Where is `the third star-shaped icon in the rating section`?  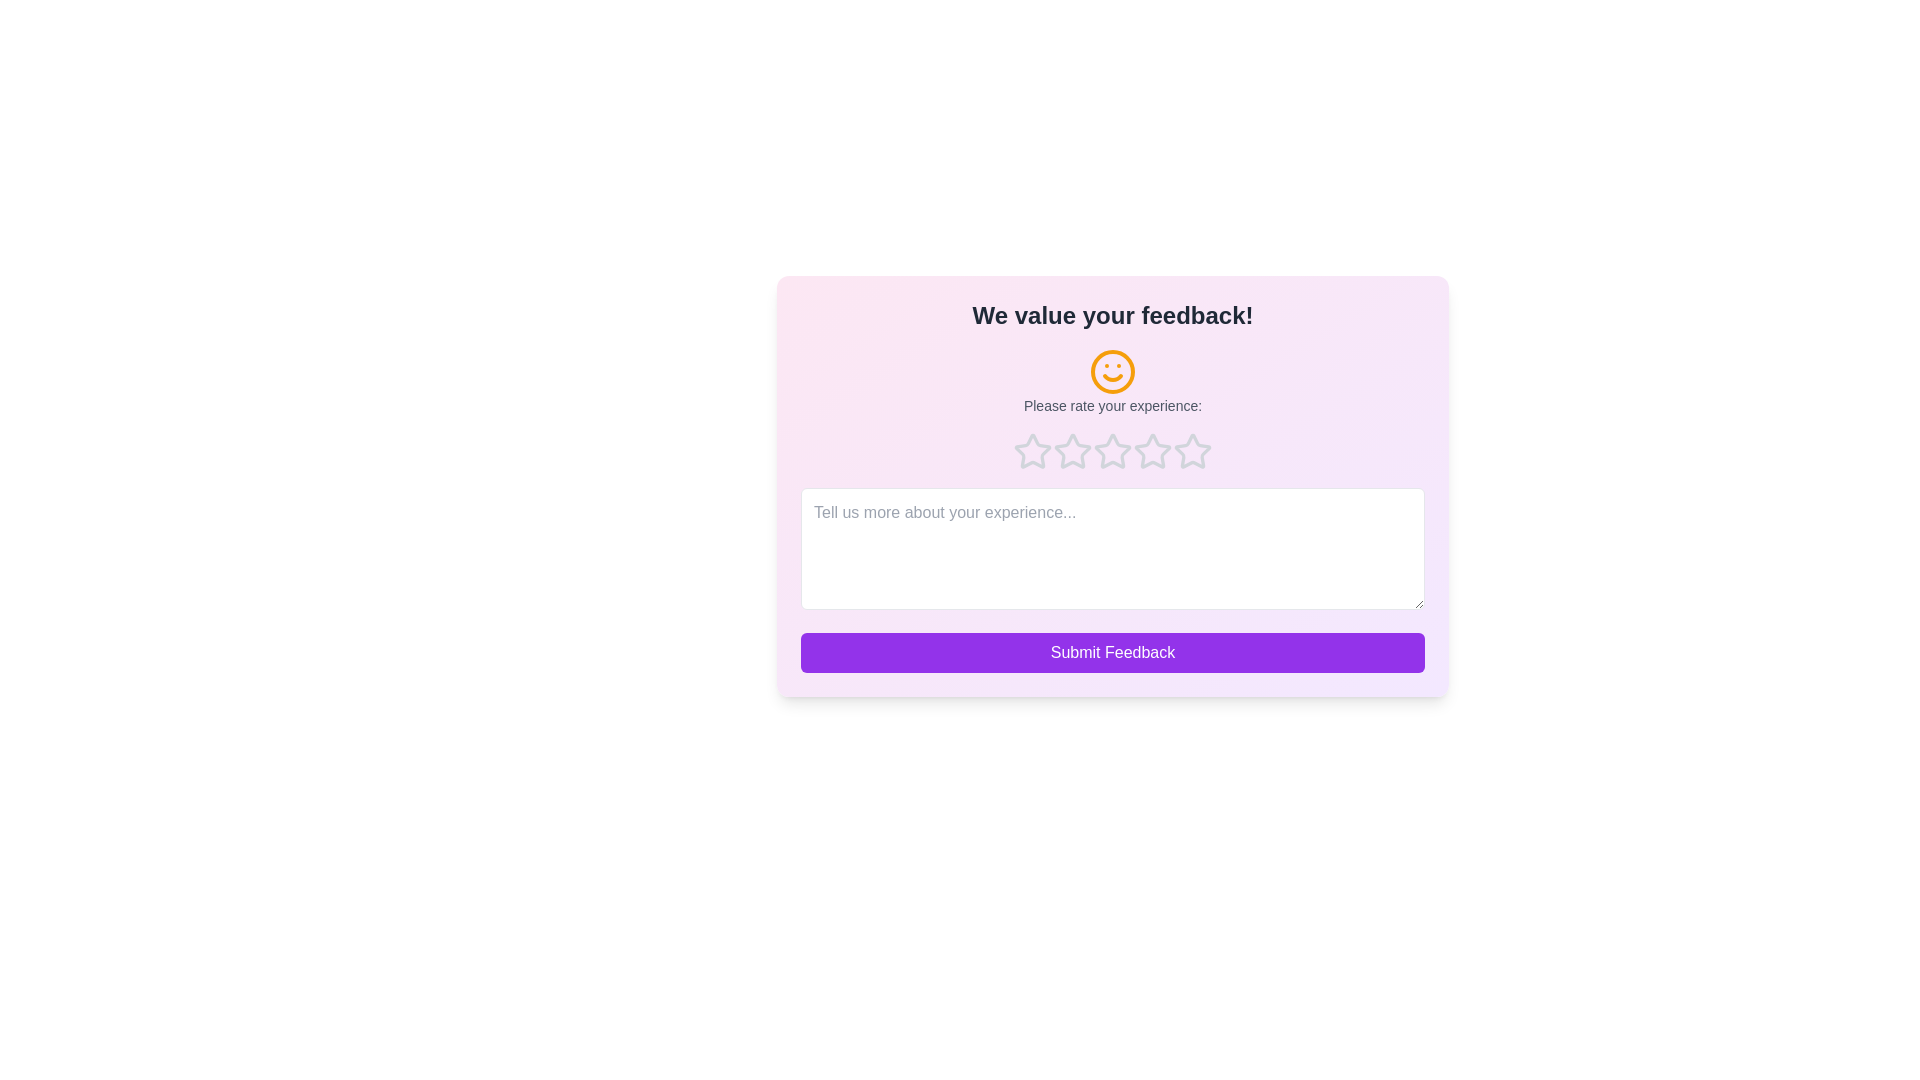 the third star-shaped icon in the rating section is located at coordinates (1072, 451).